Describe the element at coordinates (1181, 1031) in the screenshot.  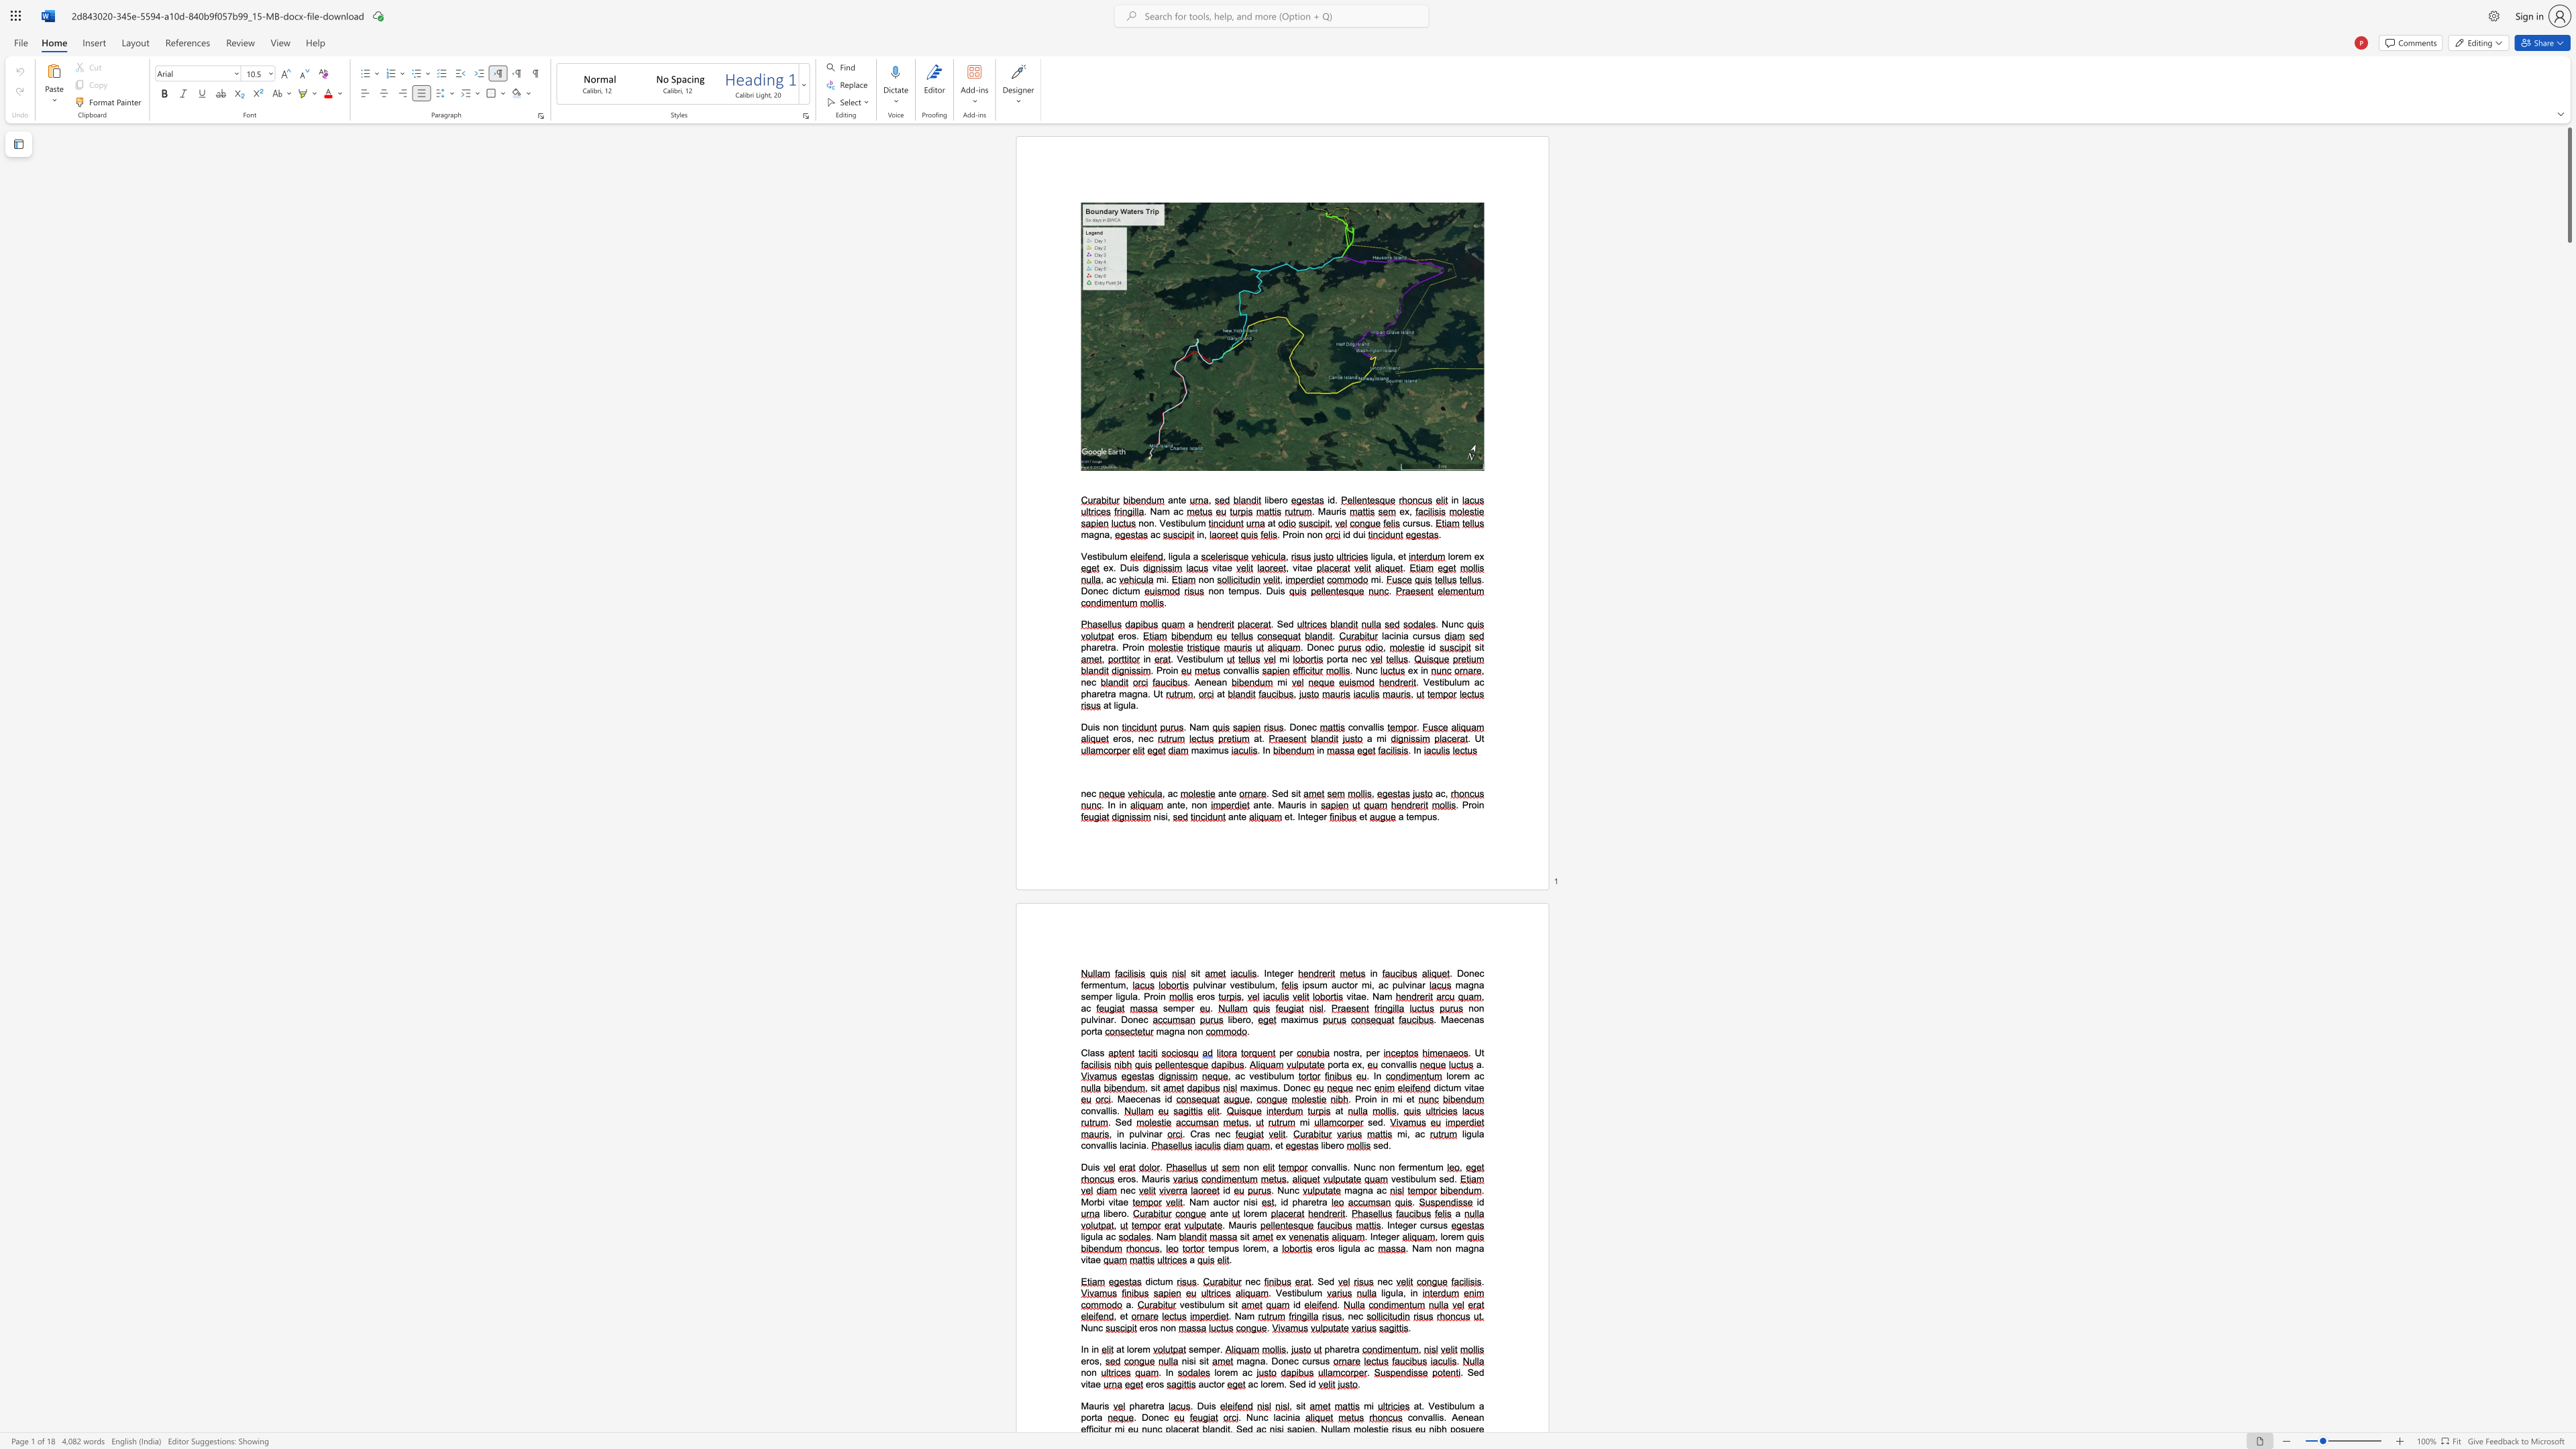
I see `the 2th character "a" in the text` at that location.